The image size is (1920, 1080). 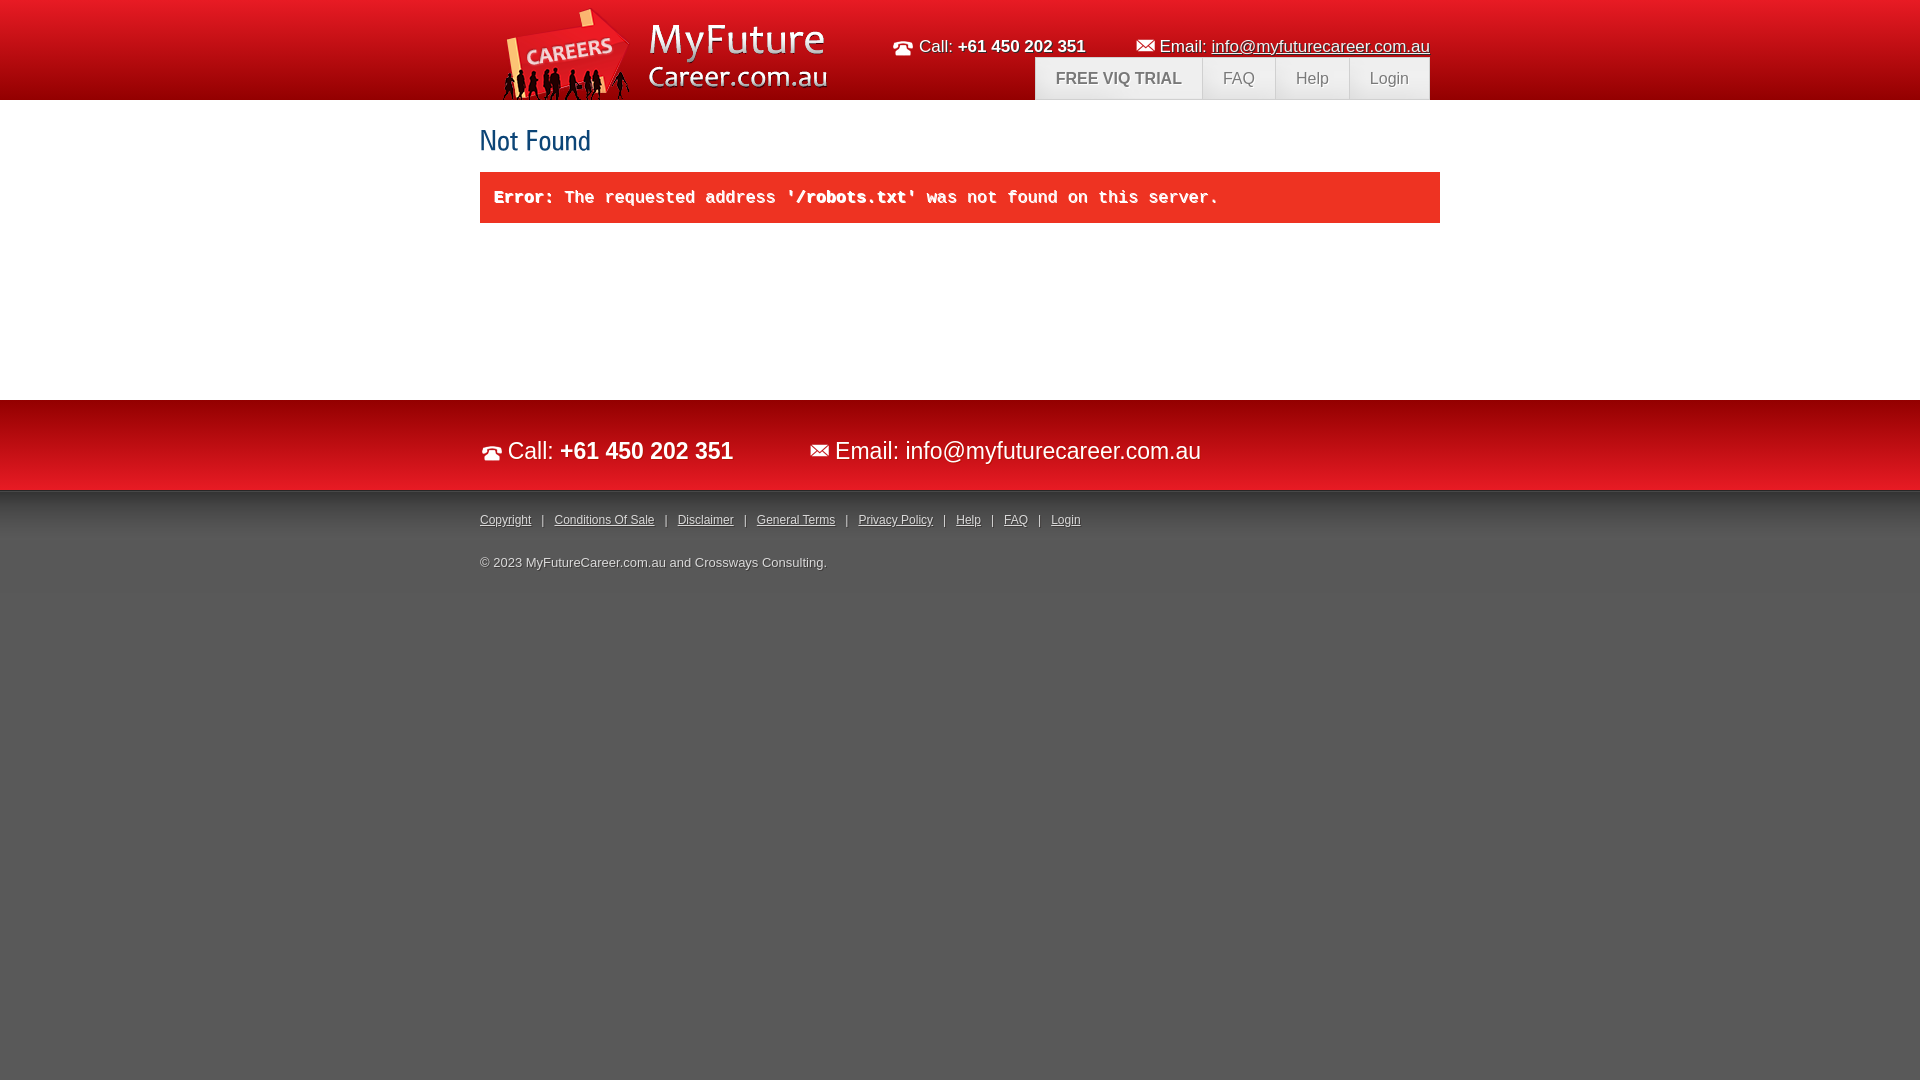 What do you see at coordinates (968, 519) in the screenshot?
I see `'Help'` at bounding box center [968, 519].